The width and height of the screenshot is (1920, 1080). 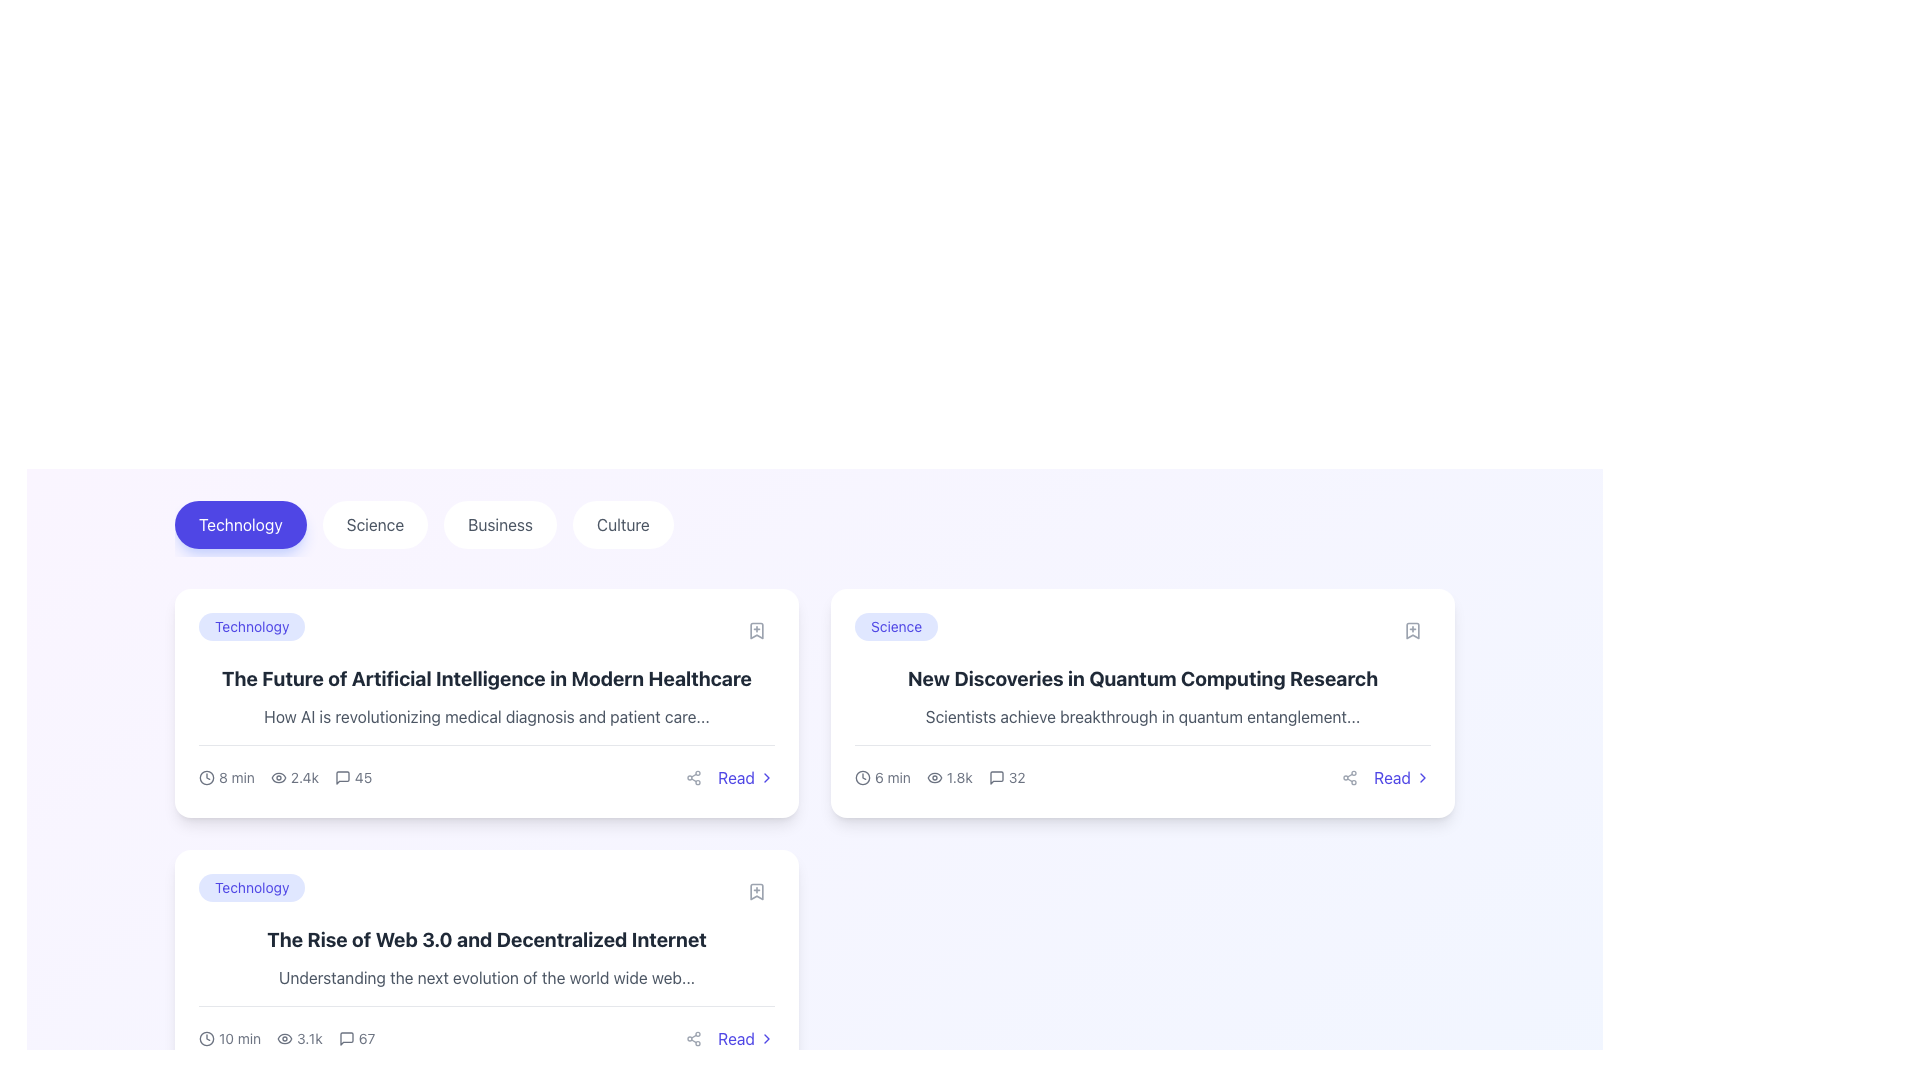 What do you see at coordinates (486, 1029) in the screenshot?
I see `the graphical icons (clock, eye, or comment) within the Informational bar at the bottom of the second blog card in the Technology category` at bounding box center [486, 1029].